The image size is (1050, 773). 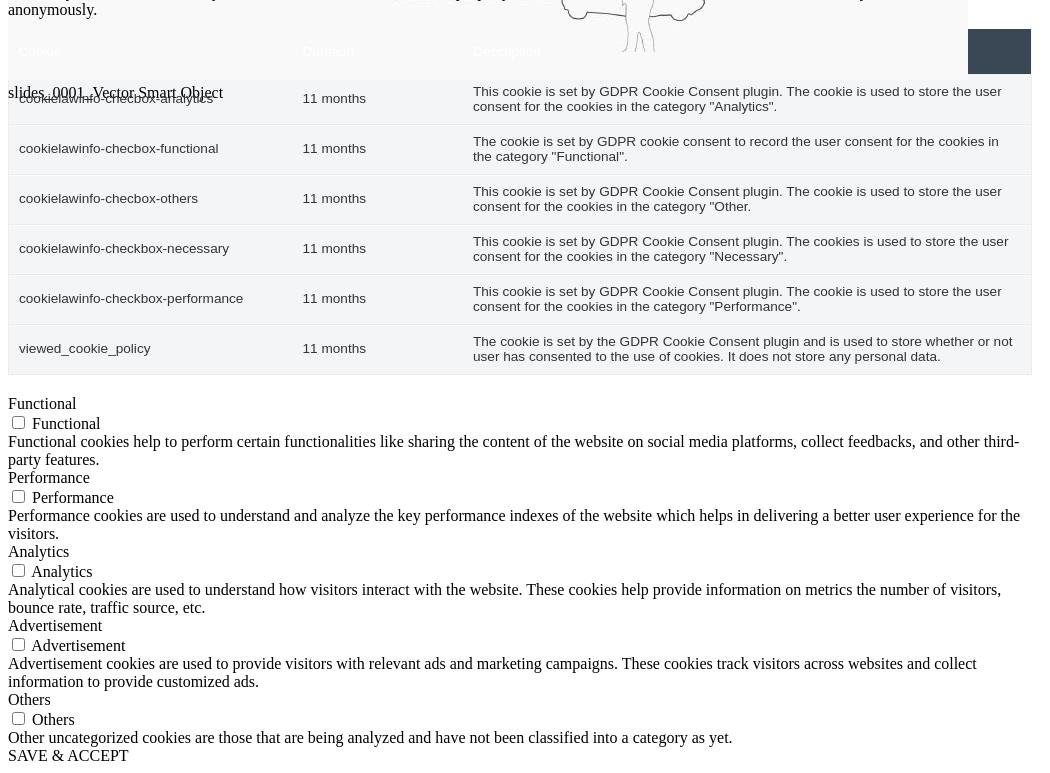 What do you see at coordinates (741, 347) in the screenshot?
I see `'The cookie is set by the GDPR Cookie Consent plugin and is used to store whether or not user has consented to the use of cookies. It does not store any personal data.'` at bounding box center [741, 347].